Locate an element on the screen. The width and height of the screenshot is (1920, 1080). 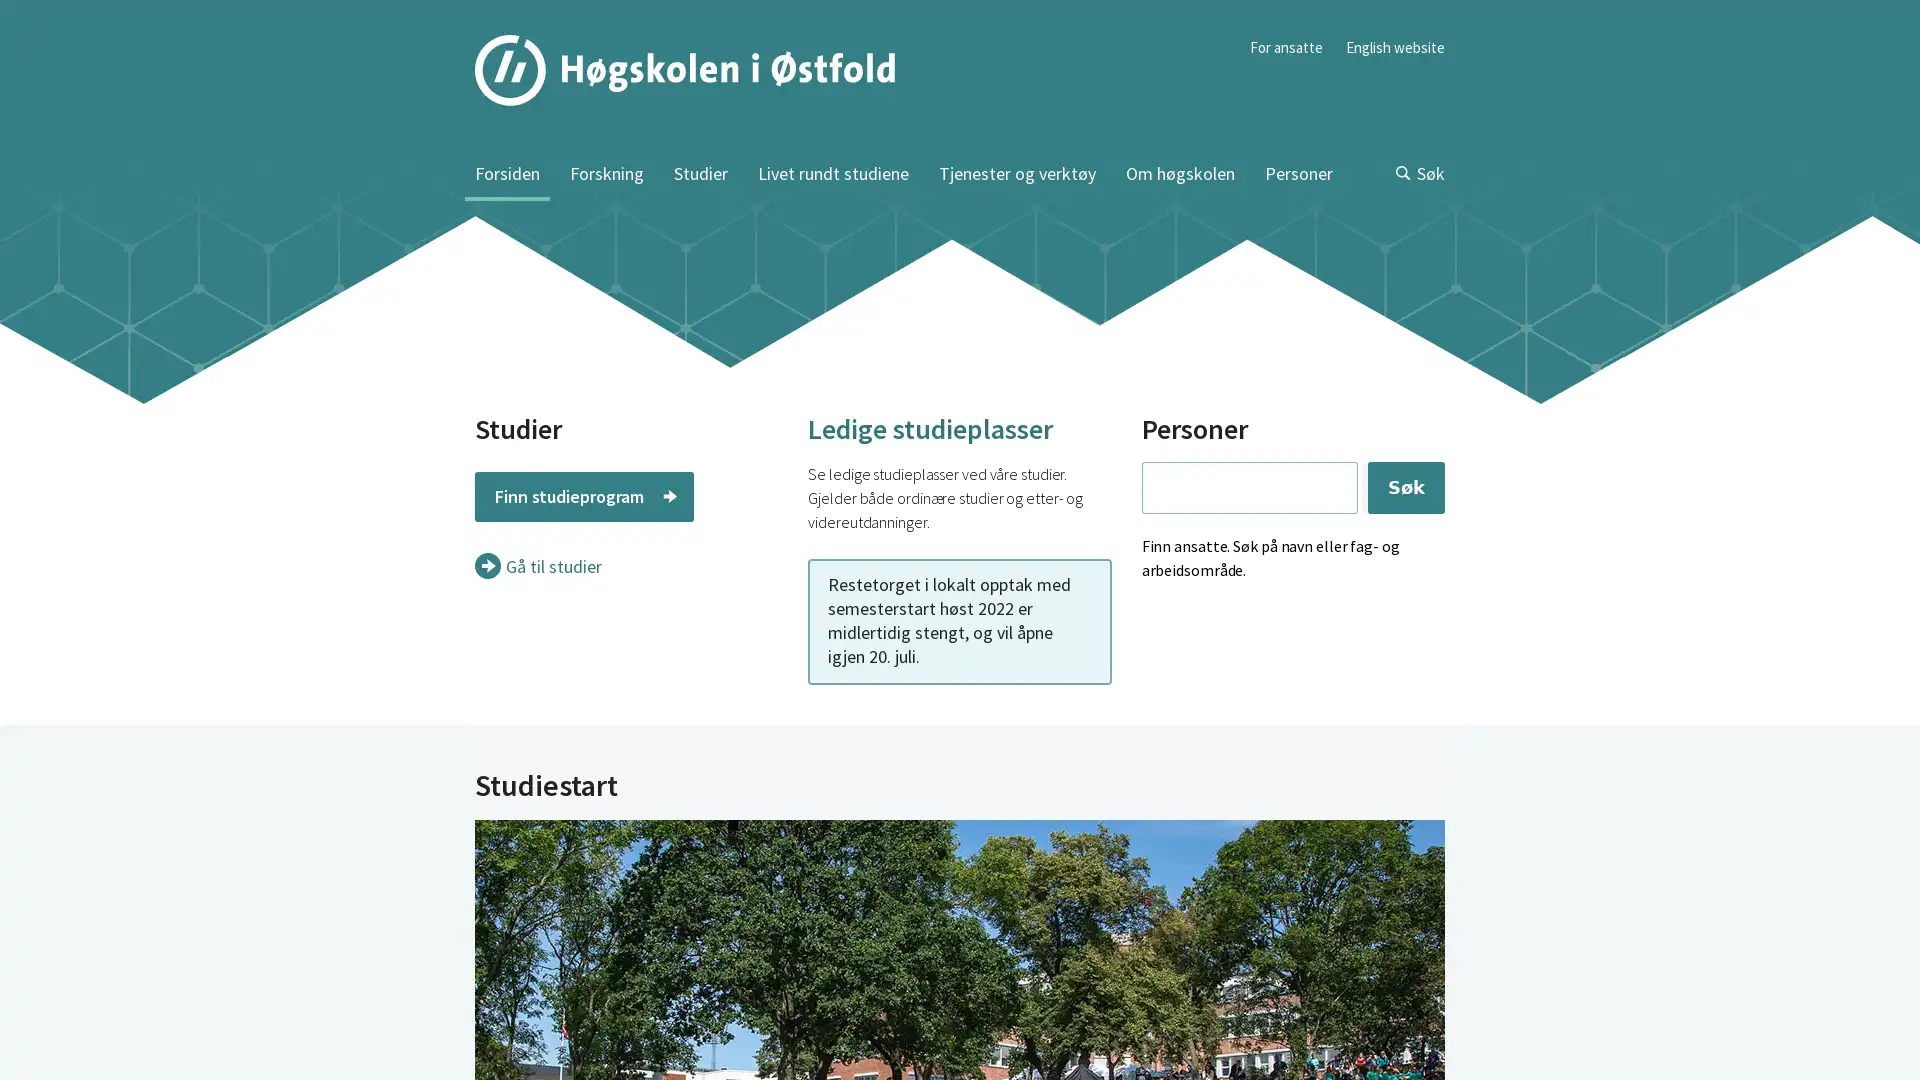
Sk is located at coordinates (1404, 277).